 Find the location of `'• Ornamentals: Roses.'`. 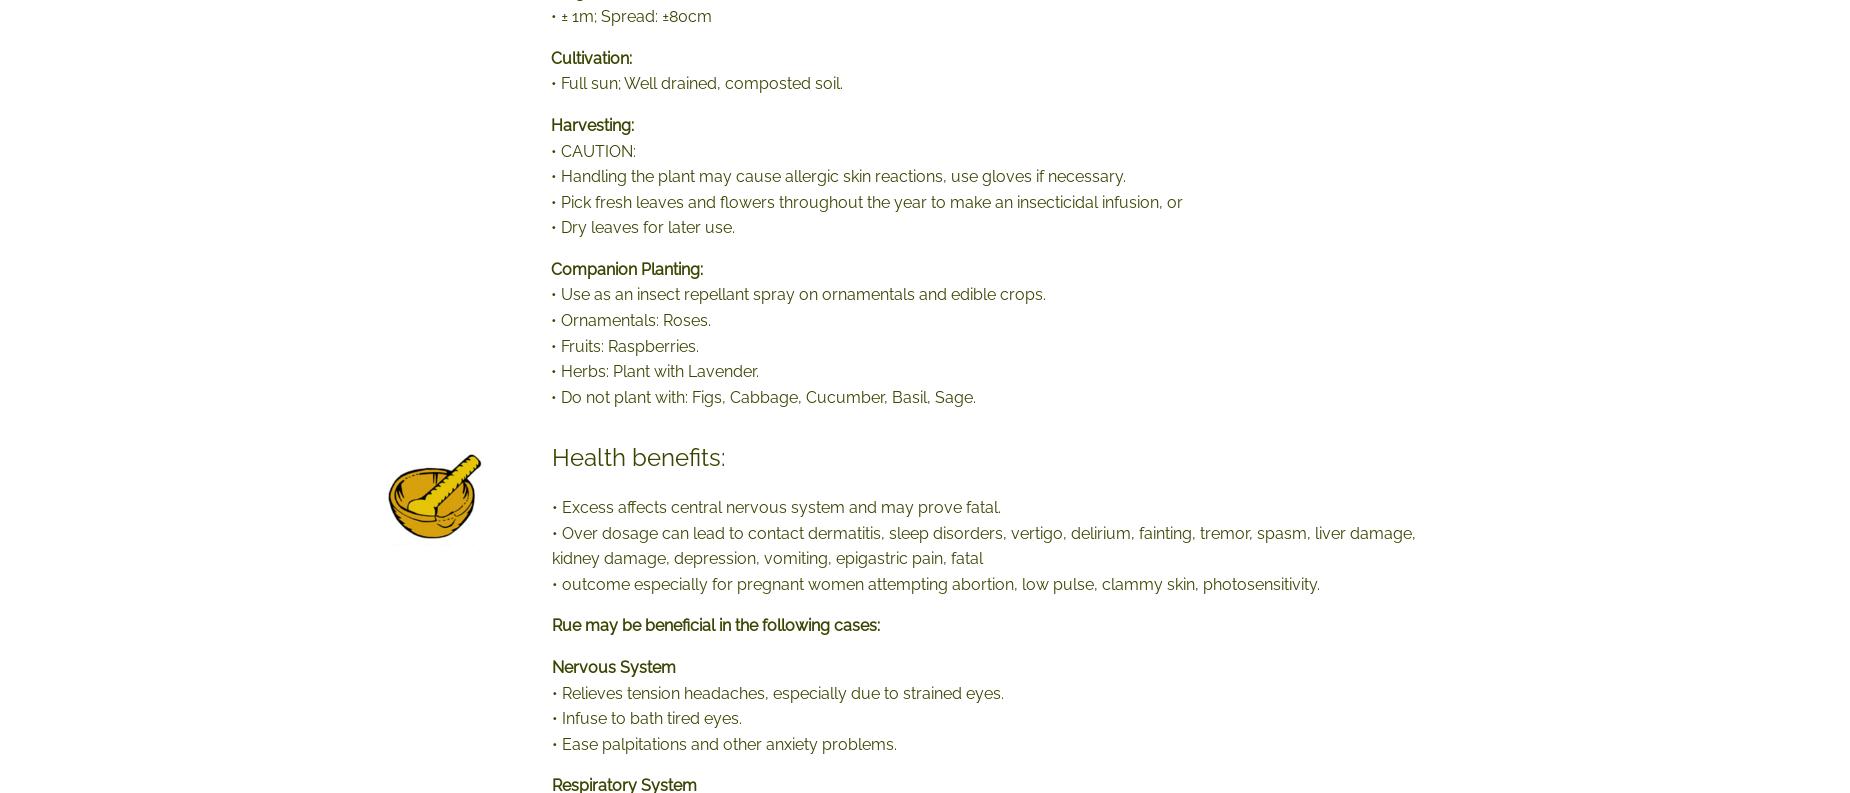

'• Ornamentals: Roses.' is located at coordinates (631, 320).